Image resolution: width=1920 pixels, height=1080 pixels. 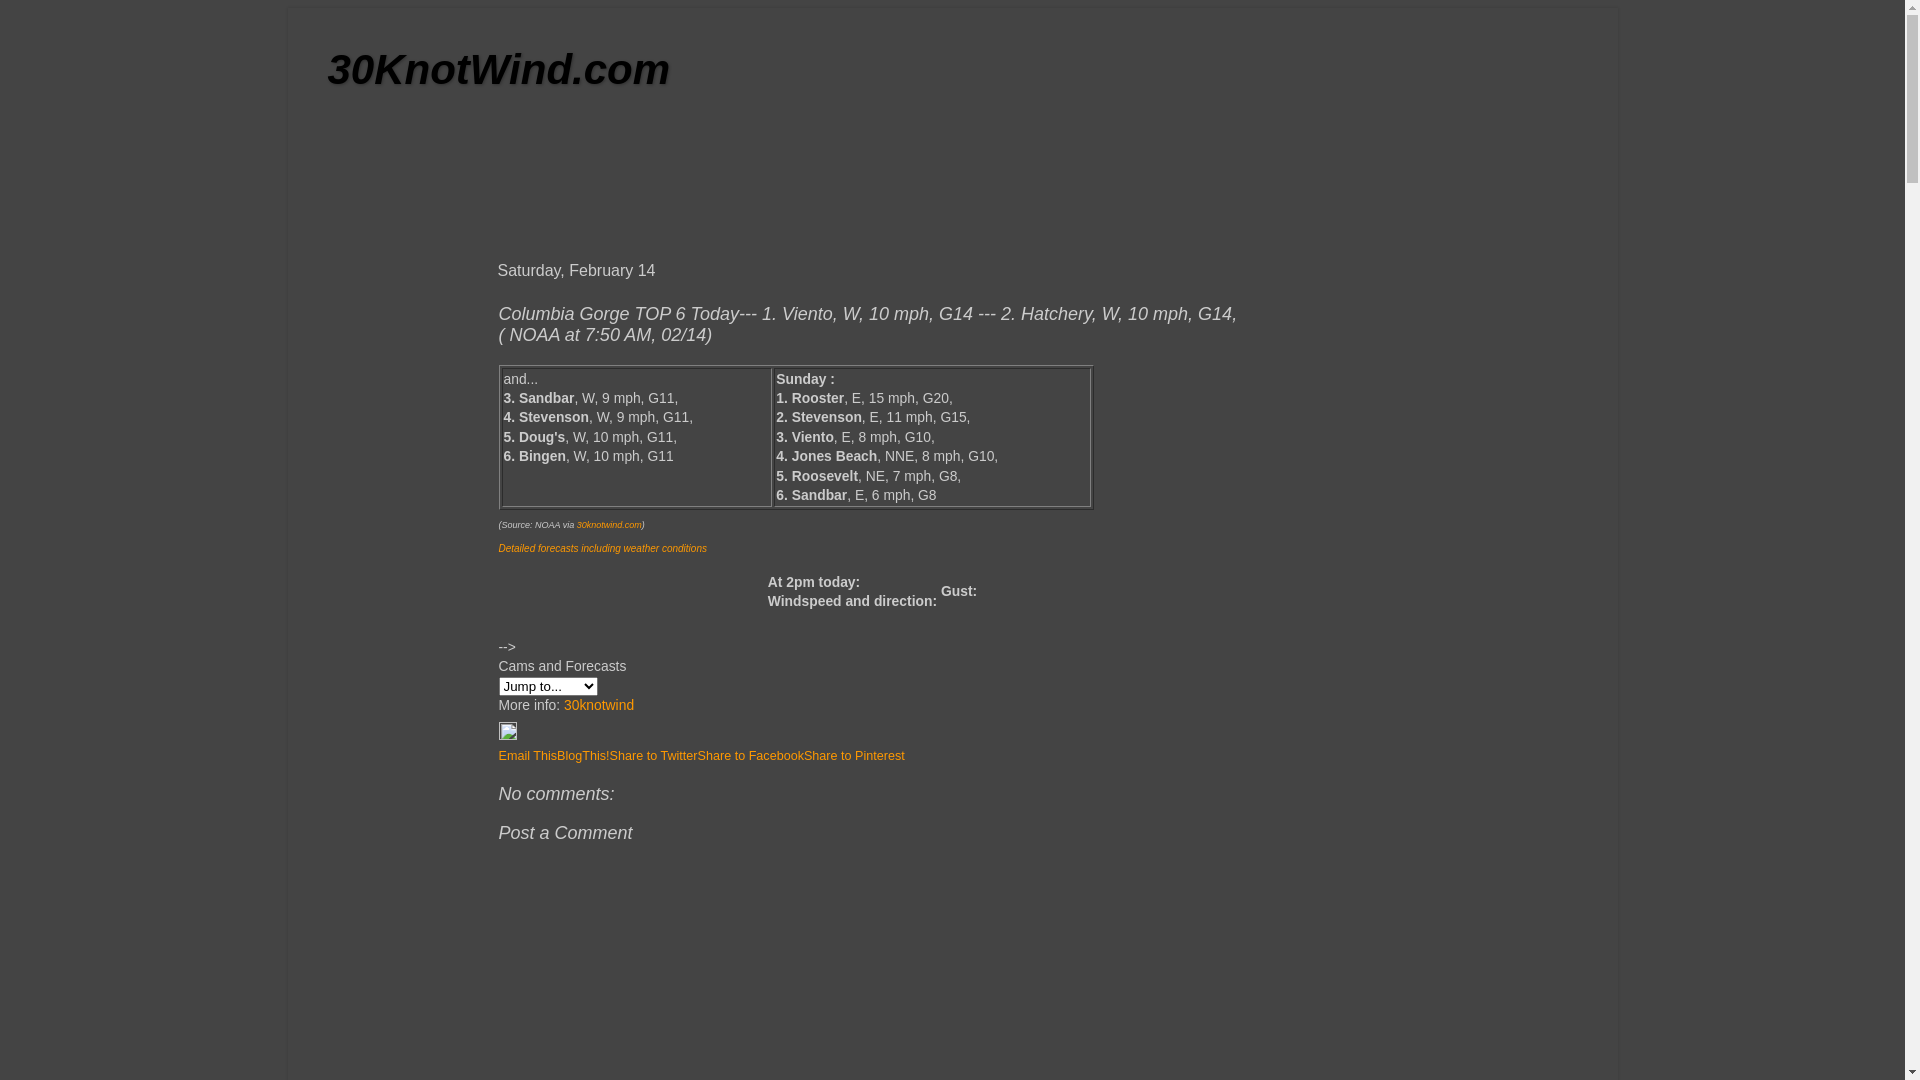 What do you see at coordinates (527, 756) in the screenshot?
I see `'Email This'` at bounding box center [527, 756].